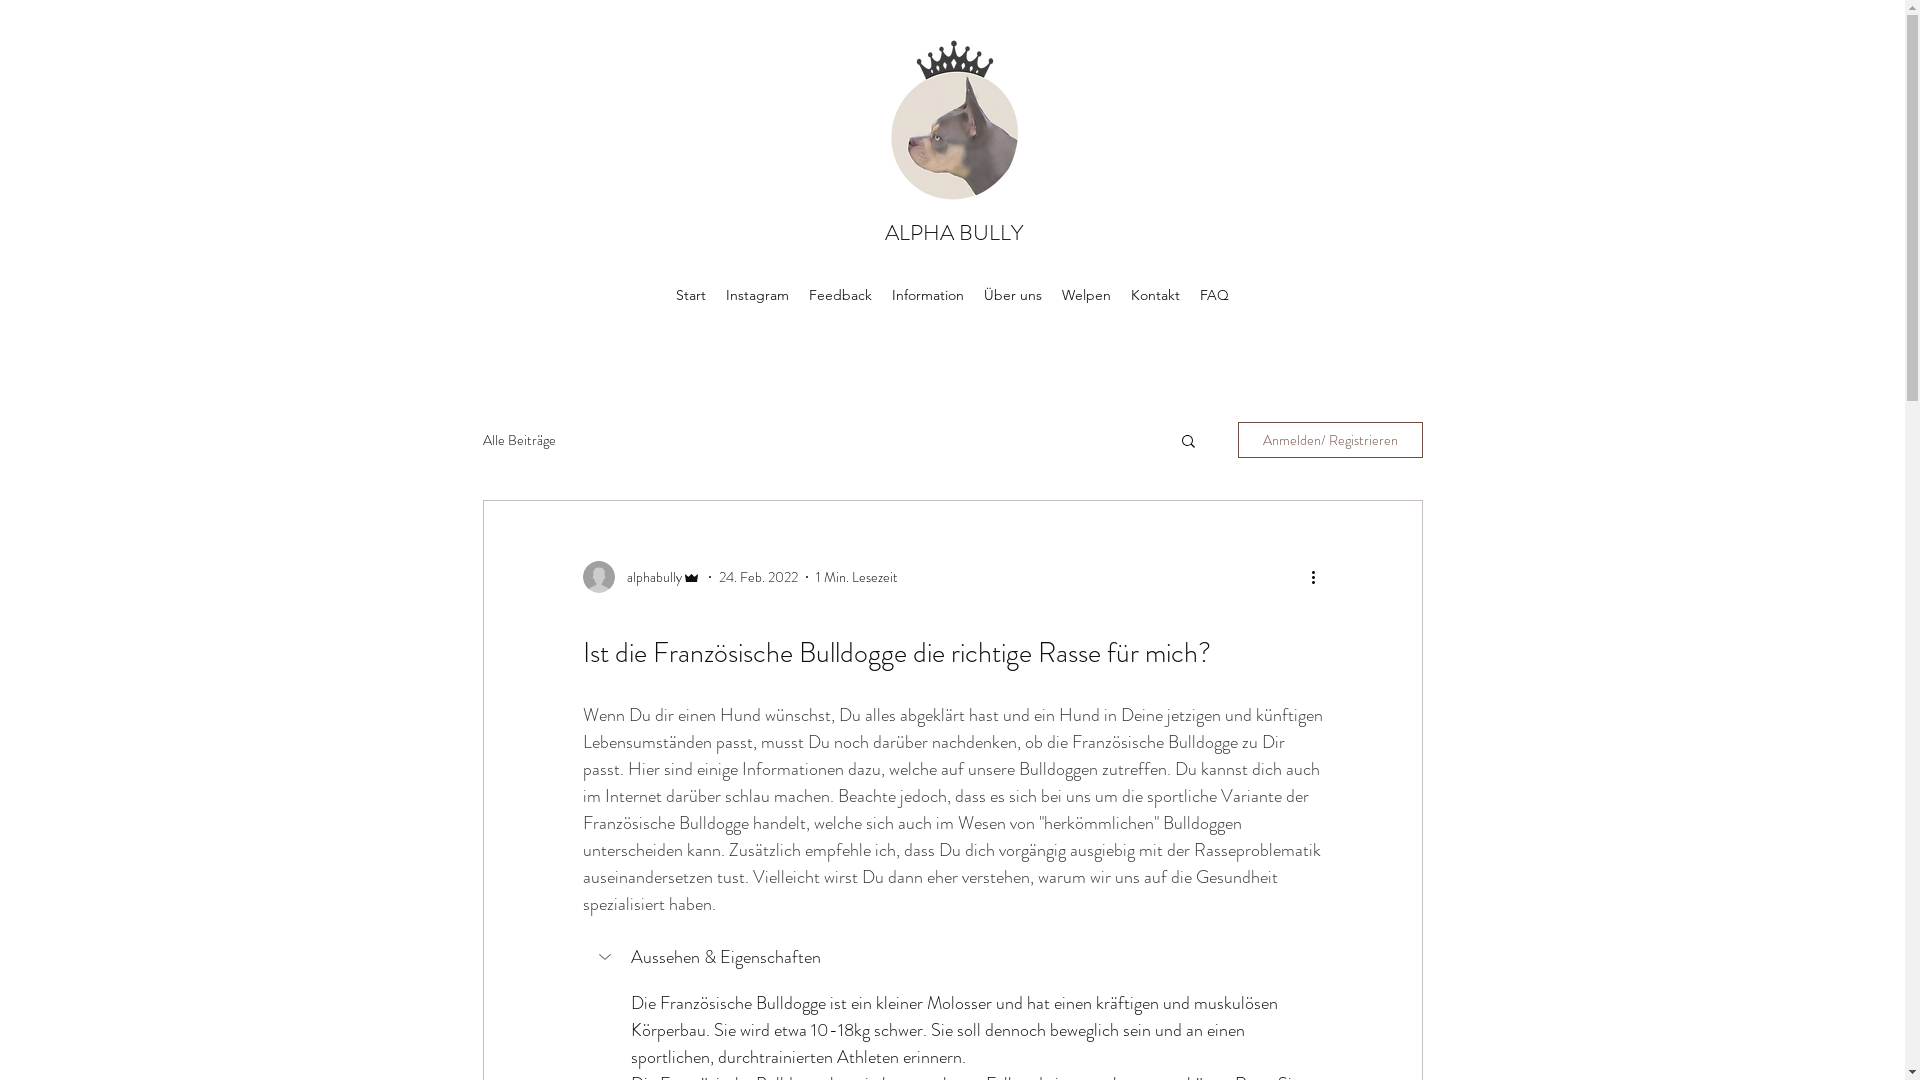 This screenshot has height=1080, width=1920. I want to click on 'Kontakt', so click(1155, 294).